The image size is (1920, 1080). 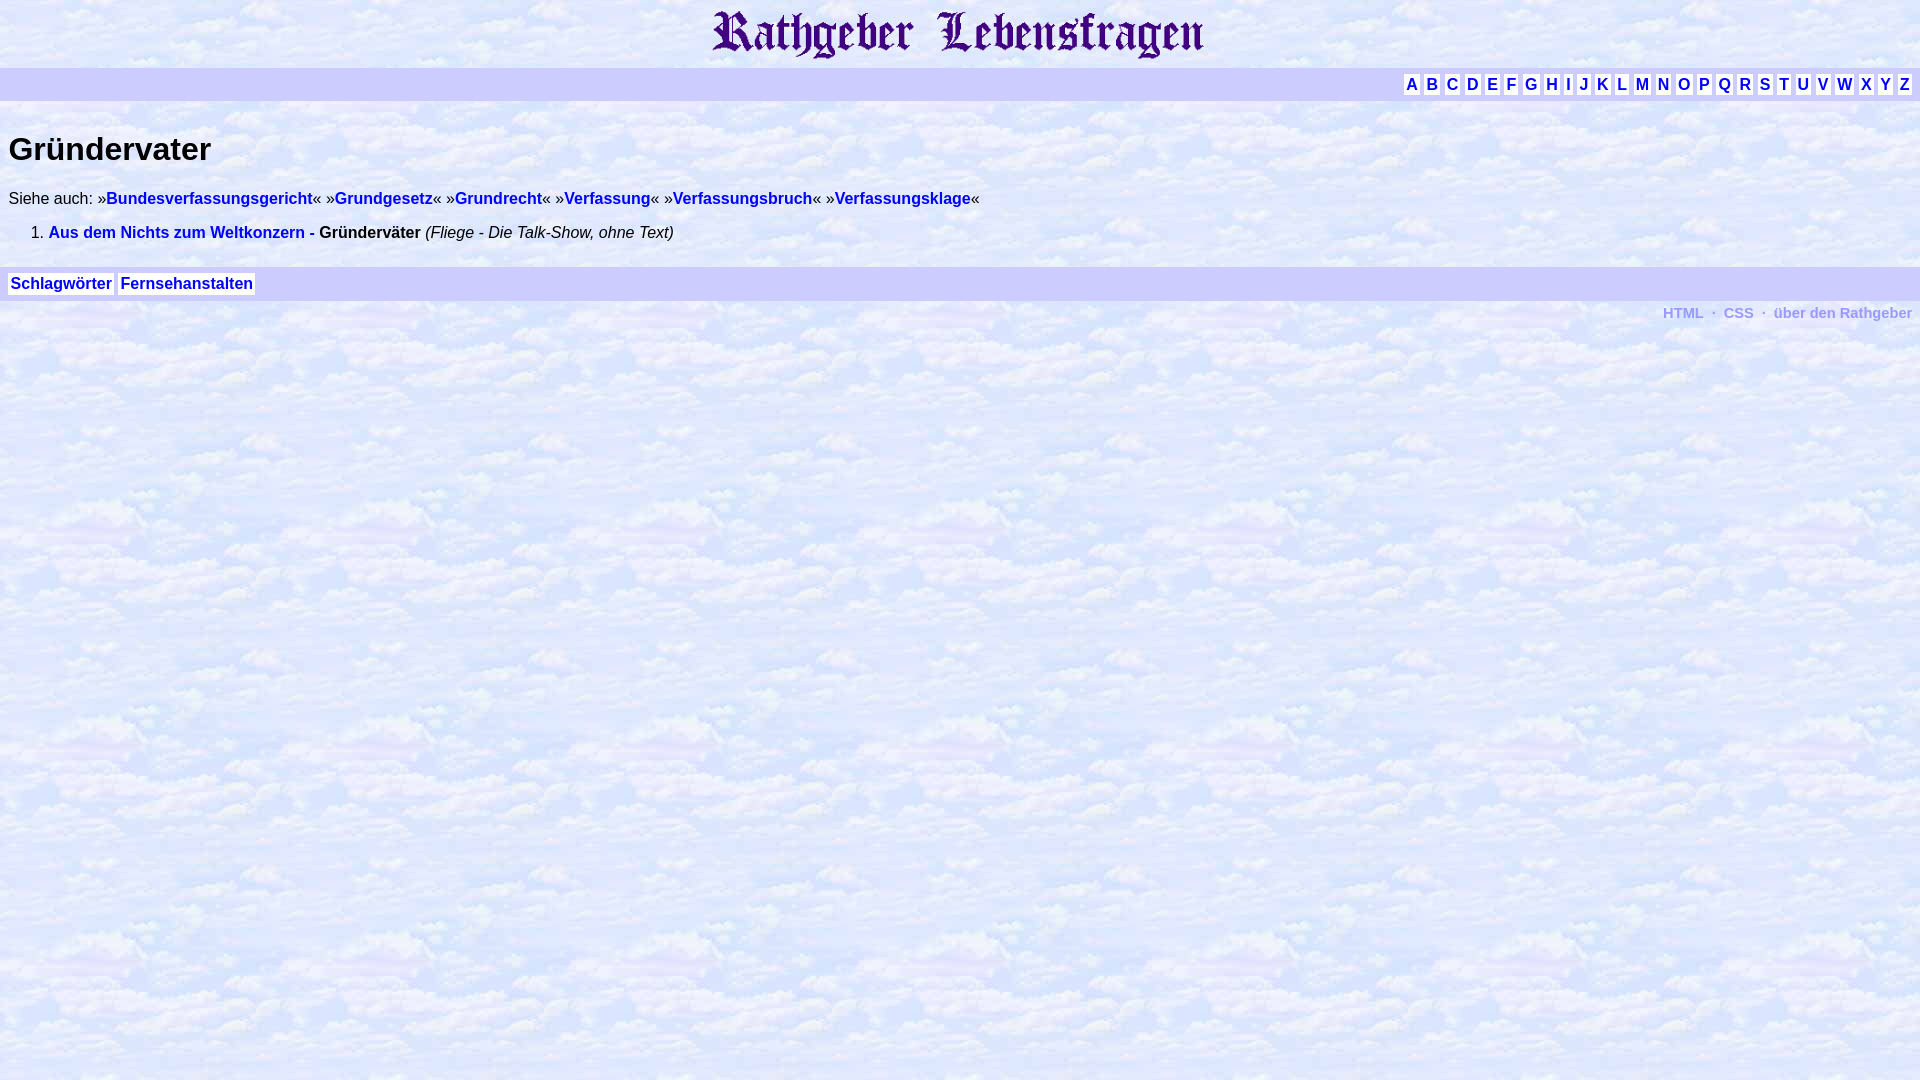 I want to click on 'R', so click(x=1744, y=83).